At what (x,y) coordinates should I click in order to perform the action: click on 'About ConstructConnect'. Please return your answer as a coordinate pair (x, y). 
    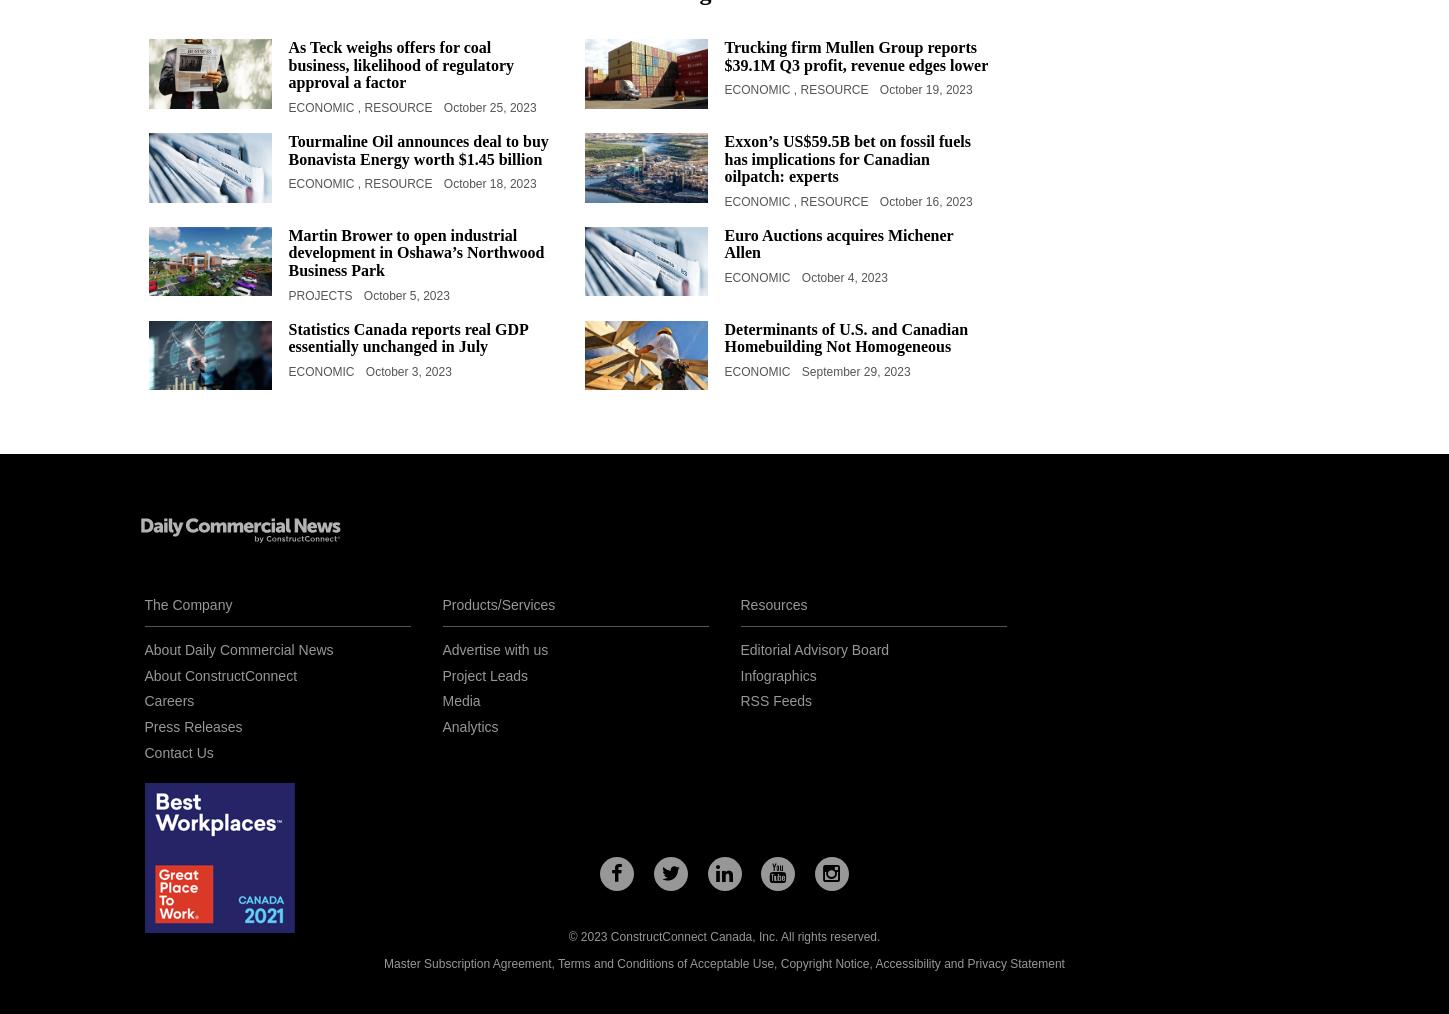
    Looking at the image, I should click on (143, 675).